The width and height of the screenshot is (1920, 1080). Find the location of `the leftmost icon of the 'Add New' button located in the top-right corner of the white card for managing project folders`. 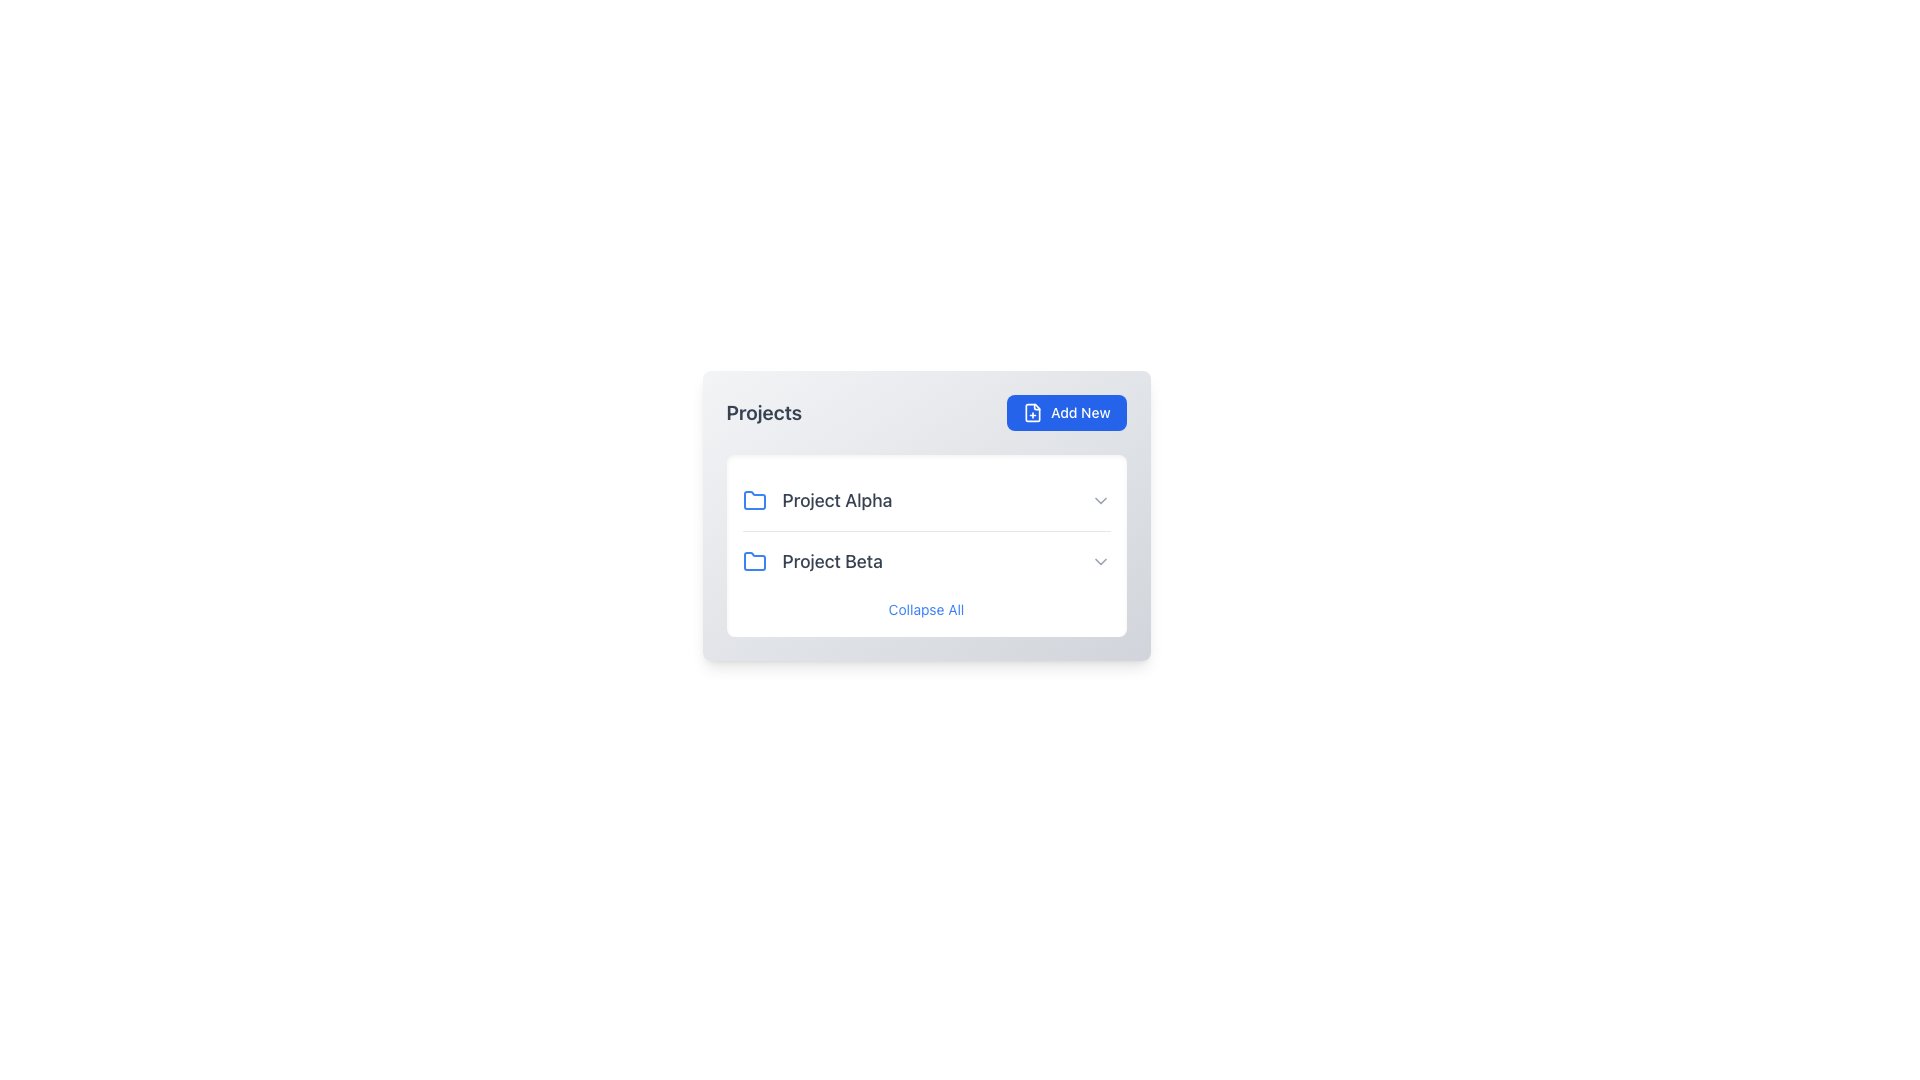

the leftmost icon of the 'Add New' button located in the top-right corner of the white card for managing project folders is located at coordinates (1033, 411).